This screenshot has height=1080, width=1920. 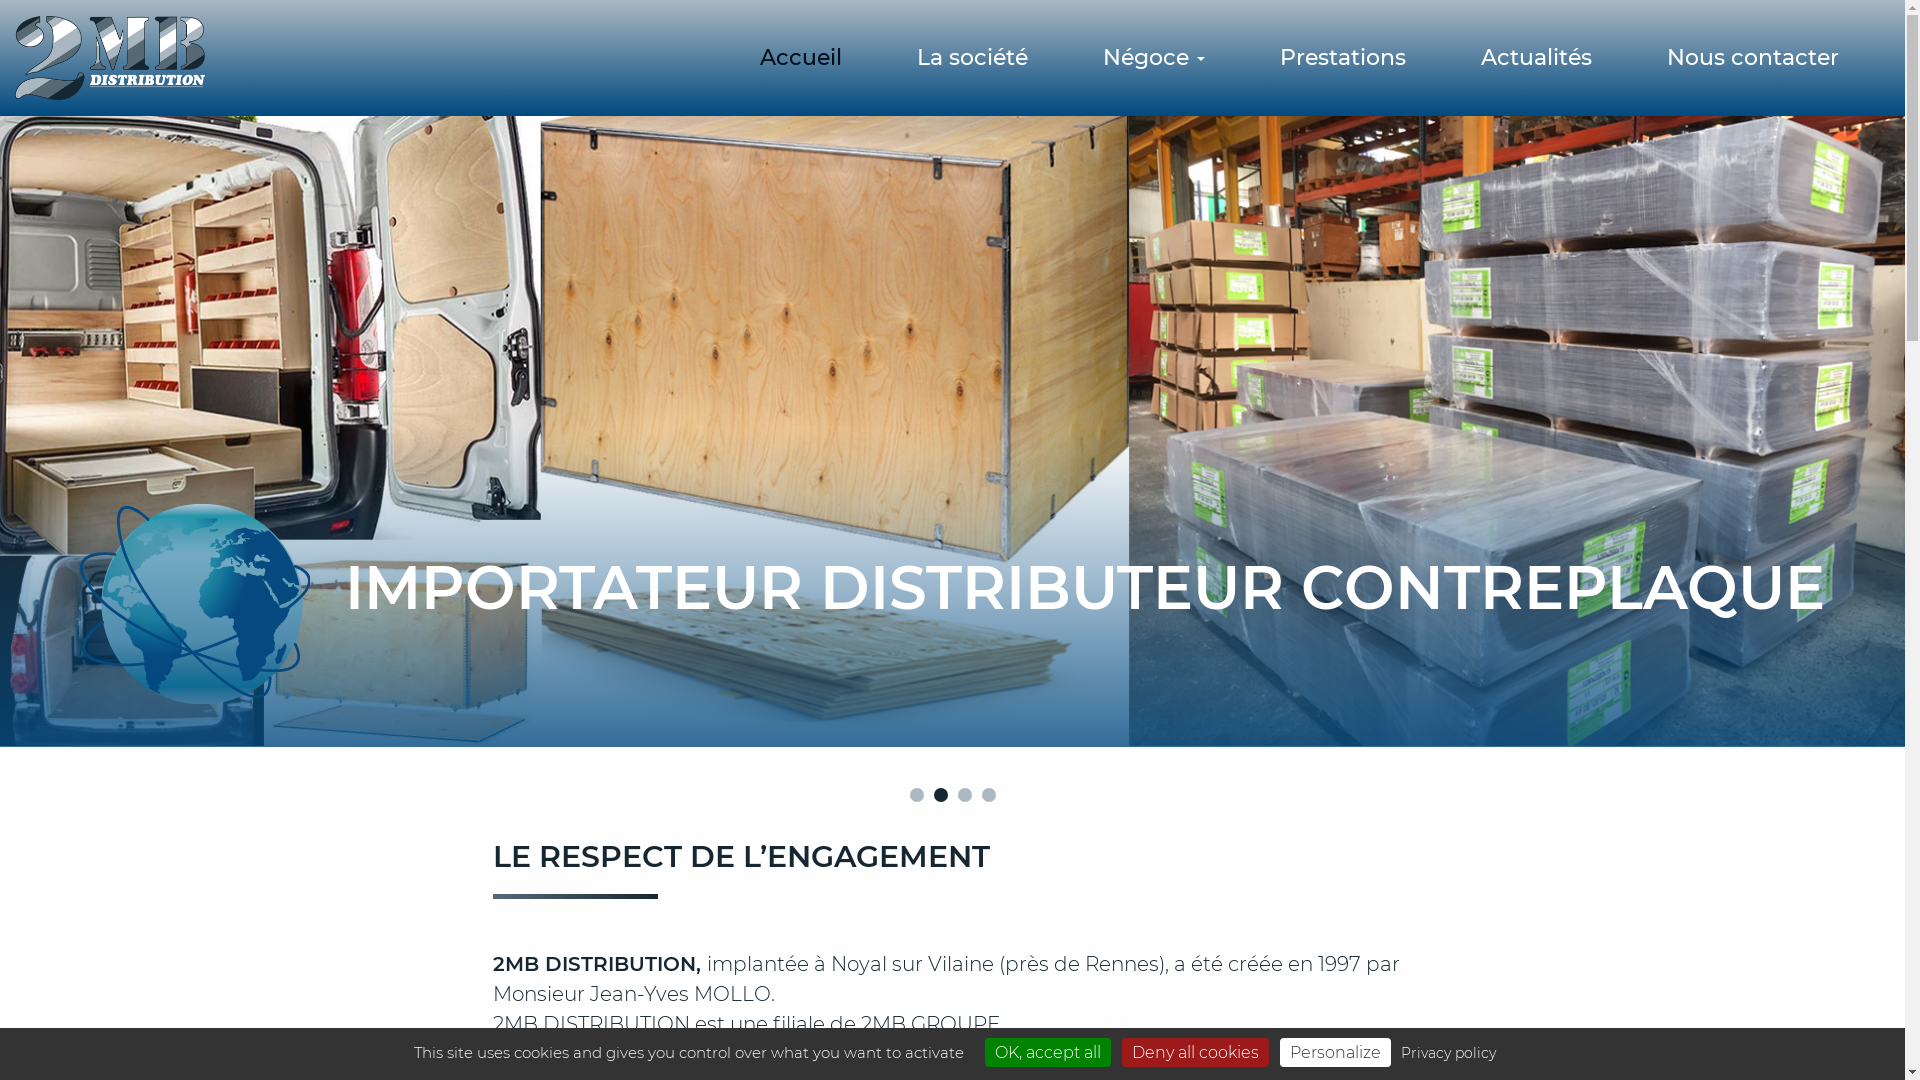 I want to click on '4', so click(x=982, y=793).